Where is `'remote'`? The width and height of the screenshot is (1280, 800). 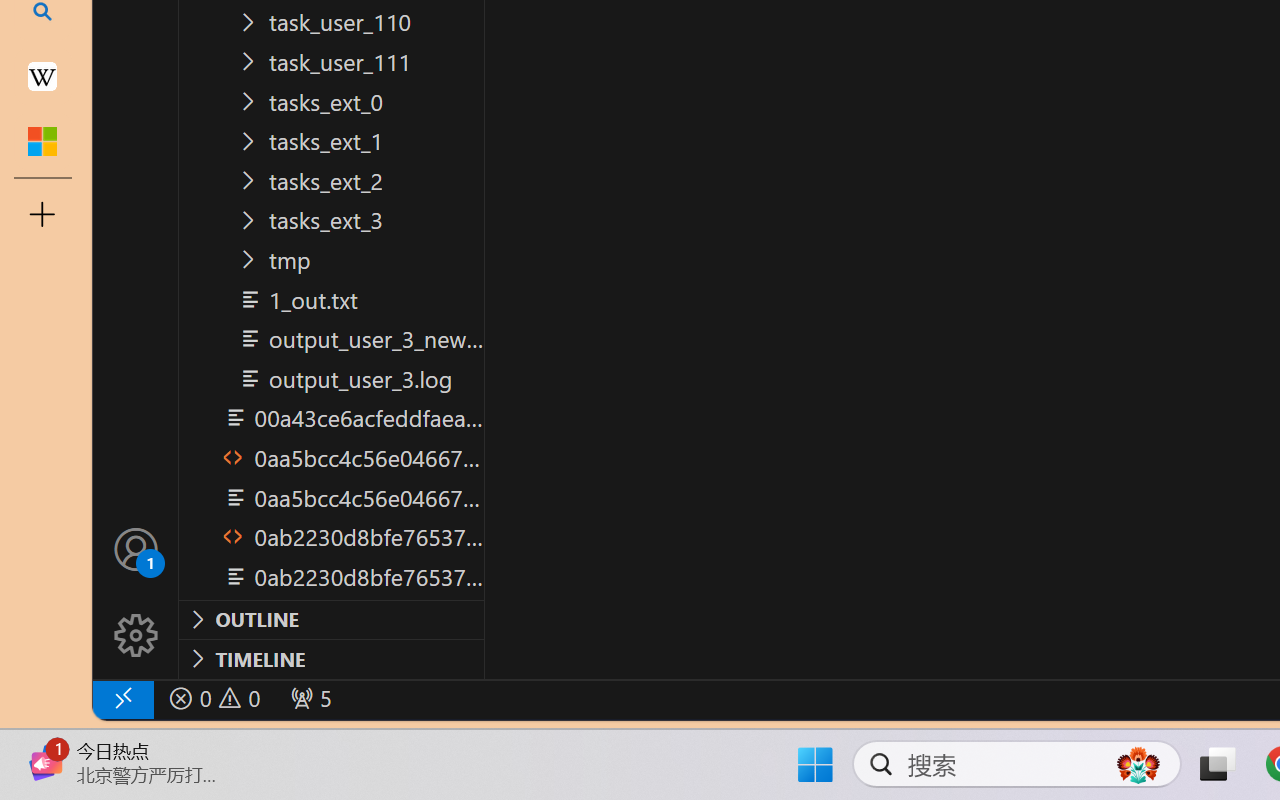 'remote' is located at coordinates (121, 698).